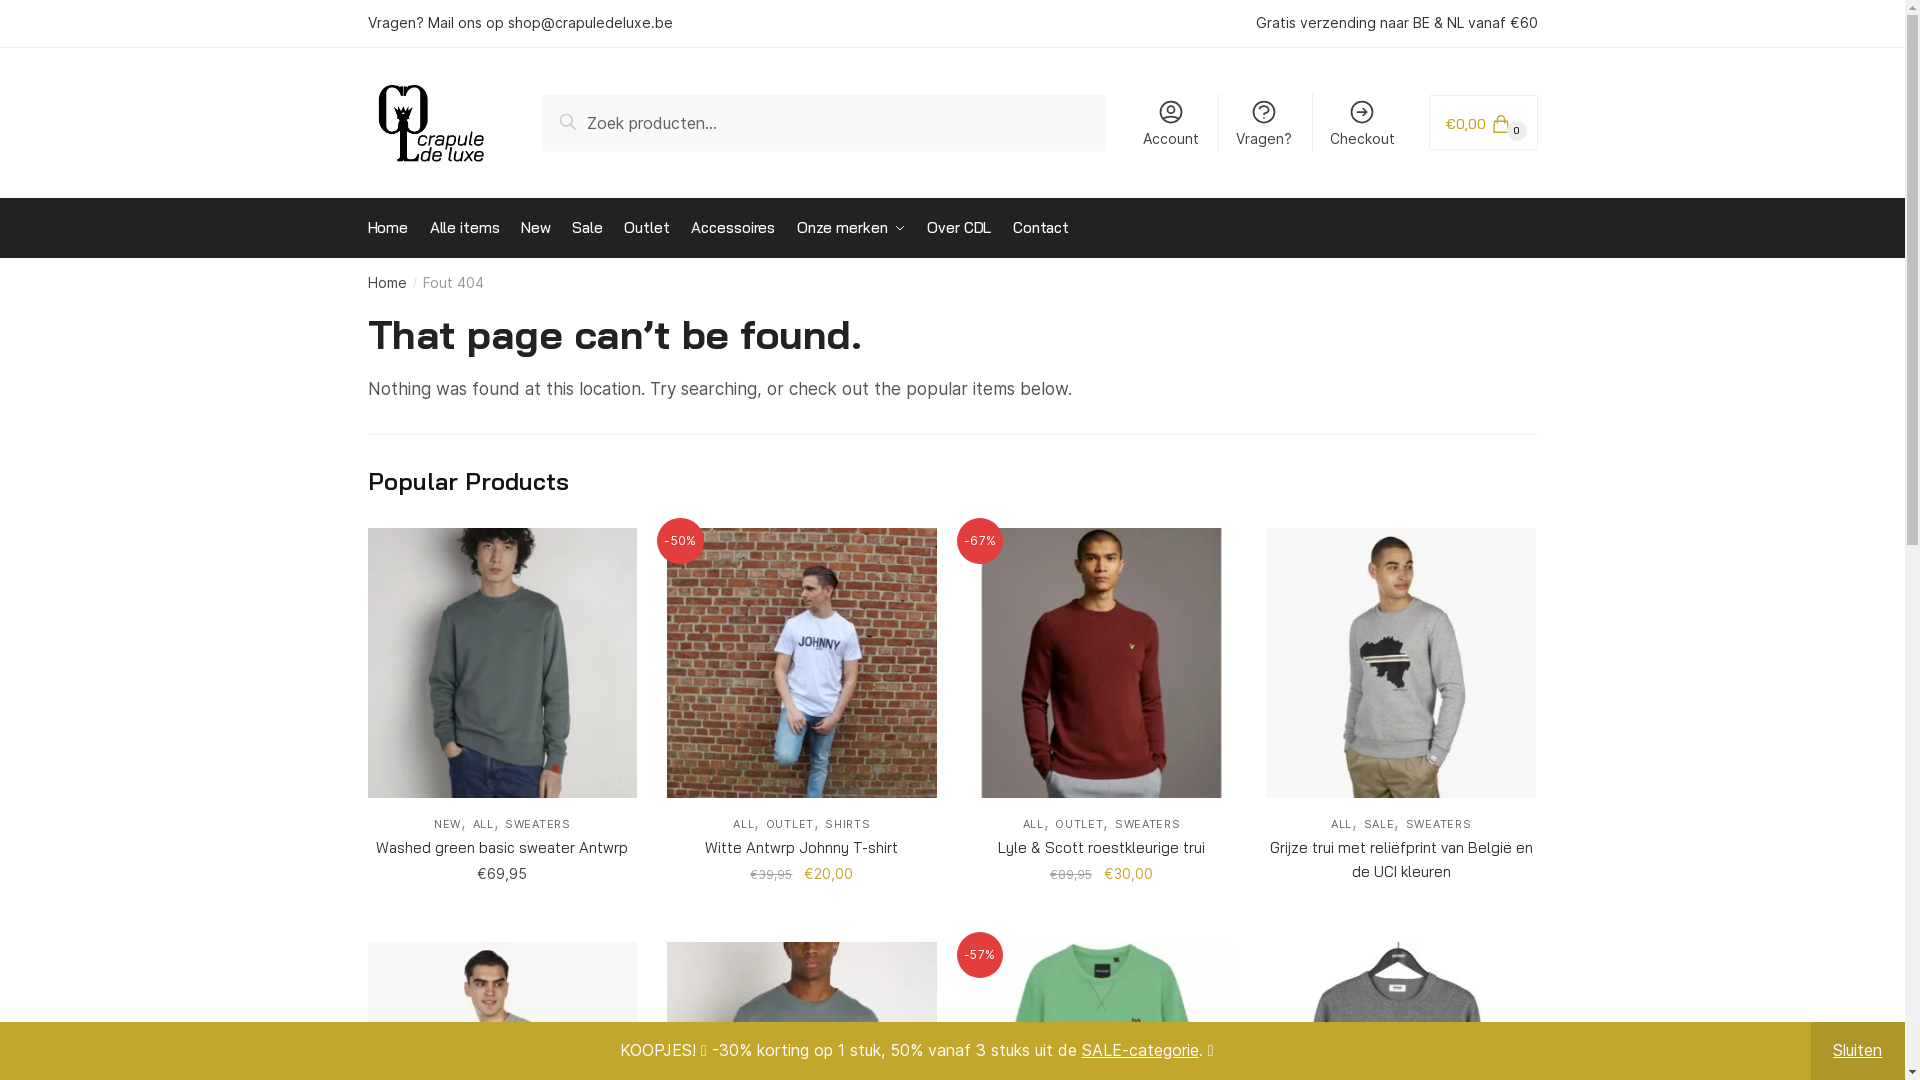 The height and width of the screenshot is (1080, 1920). Describe the element at coordinates (508, 22) in the screenshot. I see `'shop@crapuledeluxe.be'` at that location.